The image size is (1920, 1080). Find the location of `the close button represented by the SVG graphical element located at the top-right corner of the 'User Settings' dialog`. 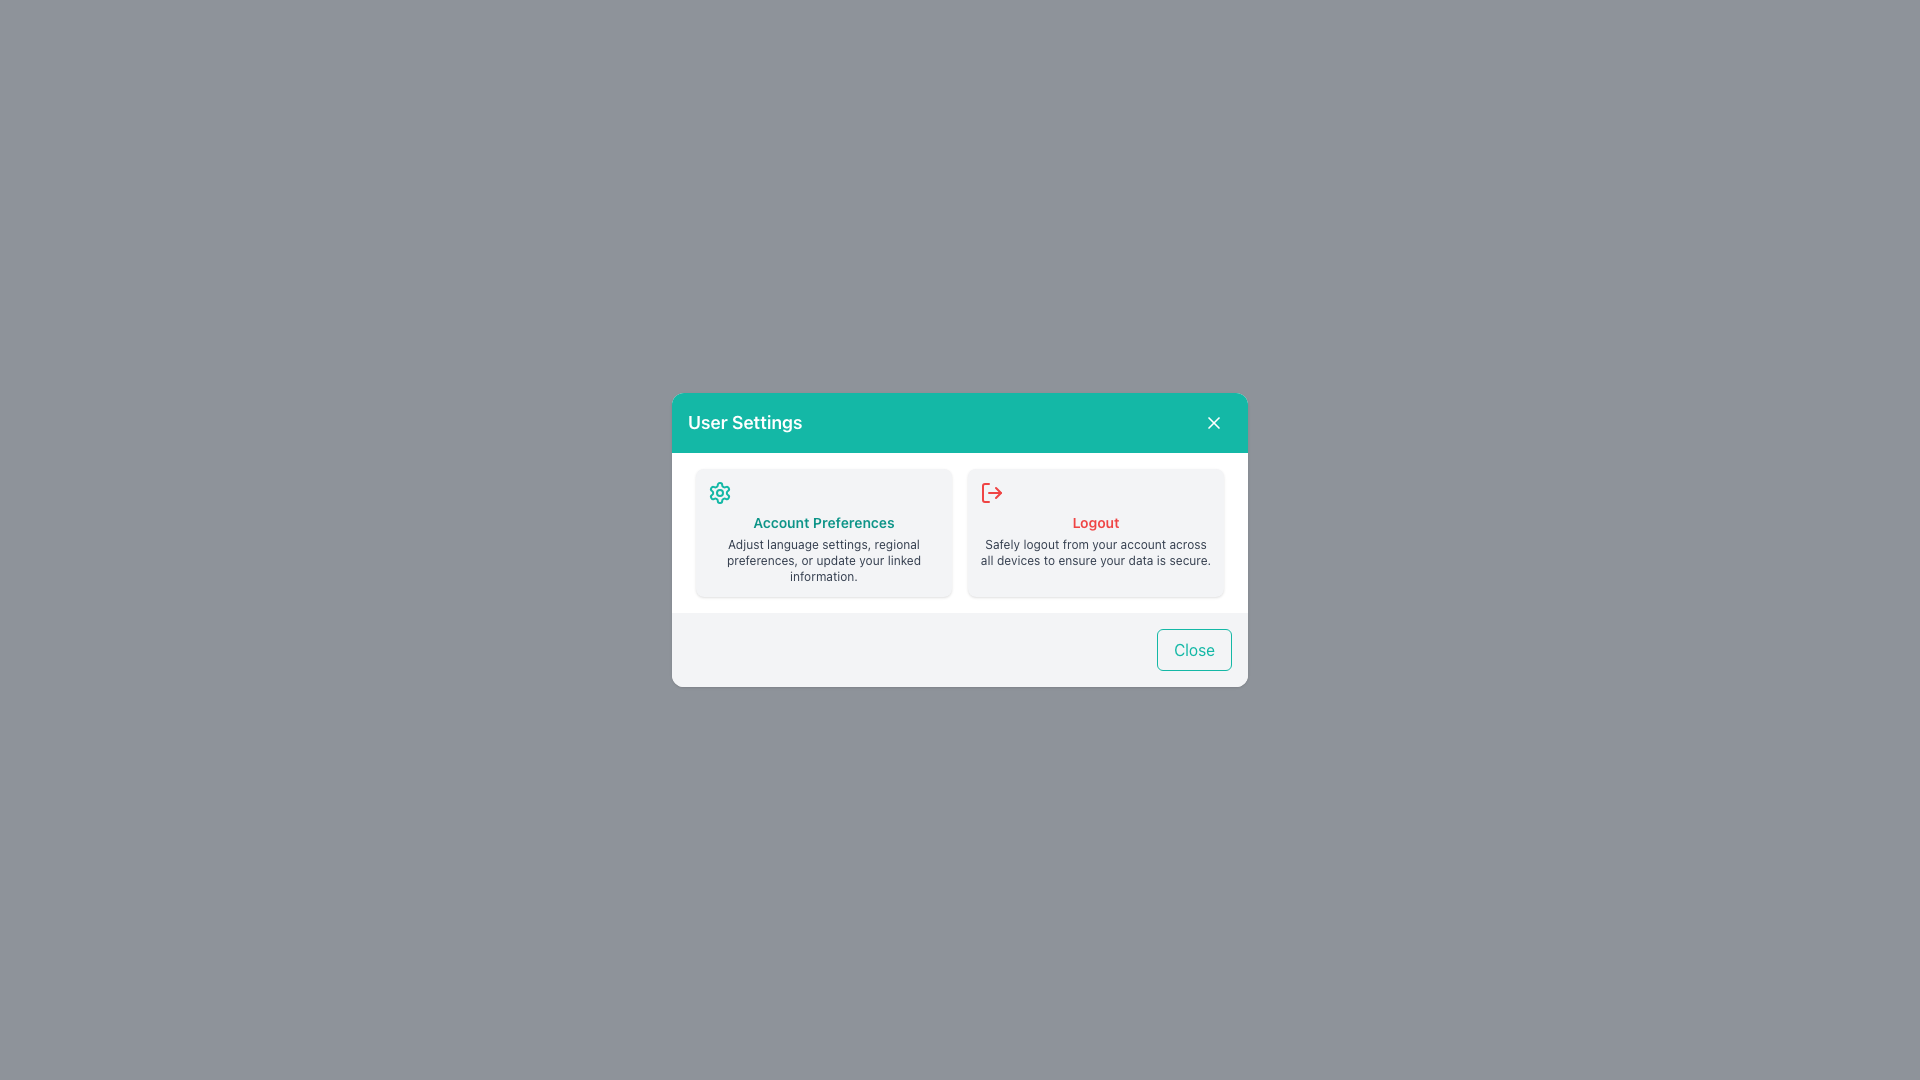

the close button represented by the SVG graphical element located at the top-right corner of the 'User Settings' dialog is located at coordinates (1213, 422).